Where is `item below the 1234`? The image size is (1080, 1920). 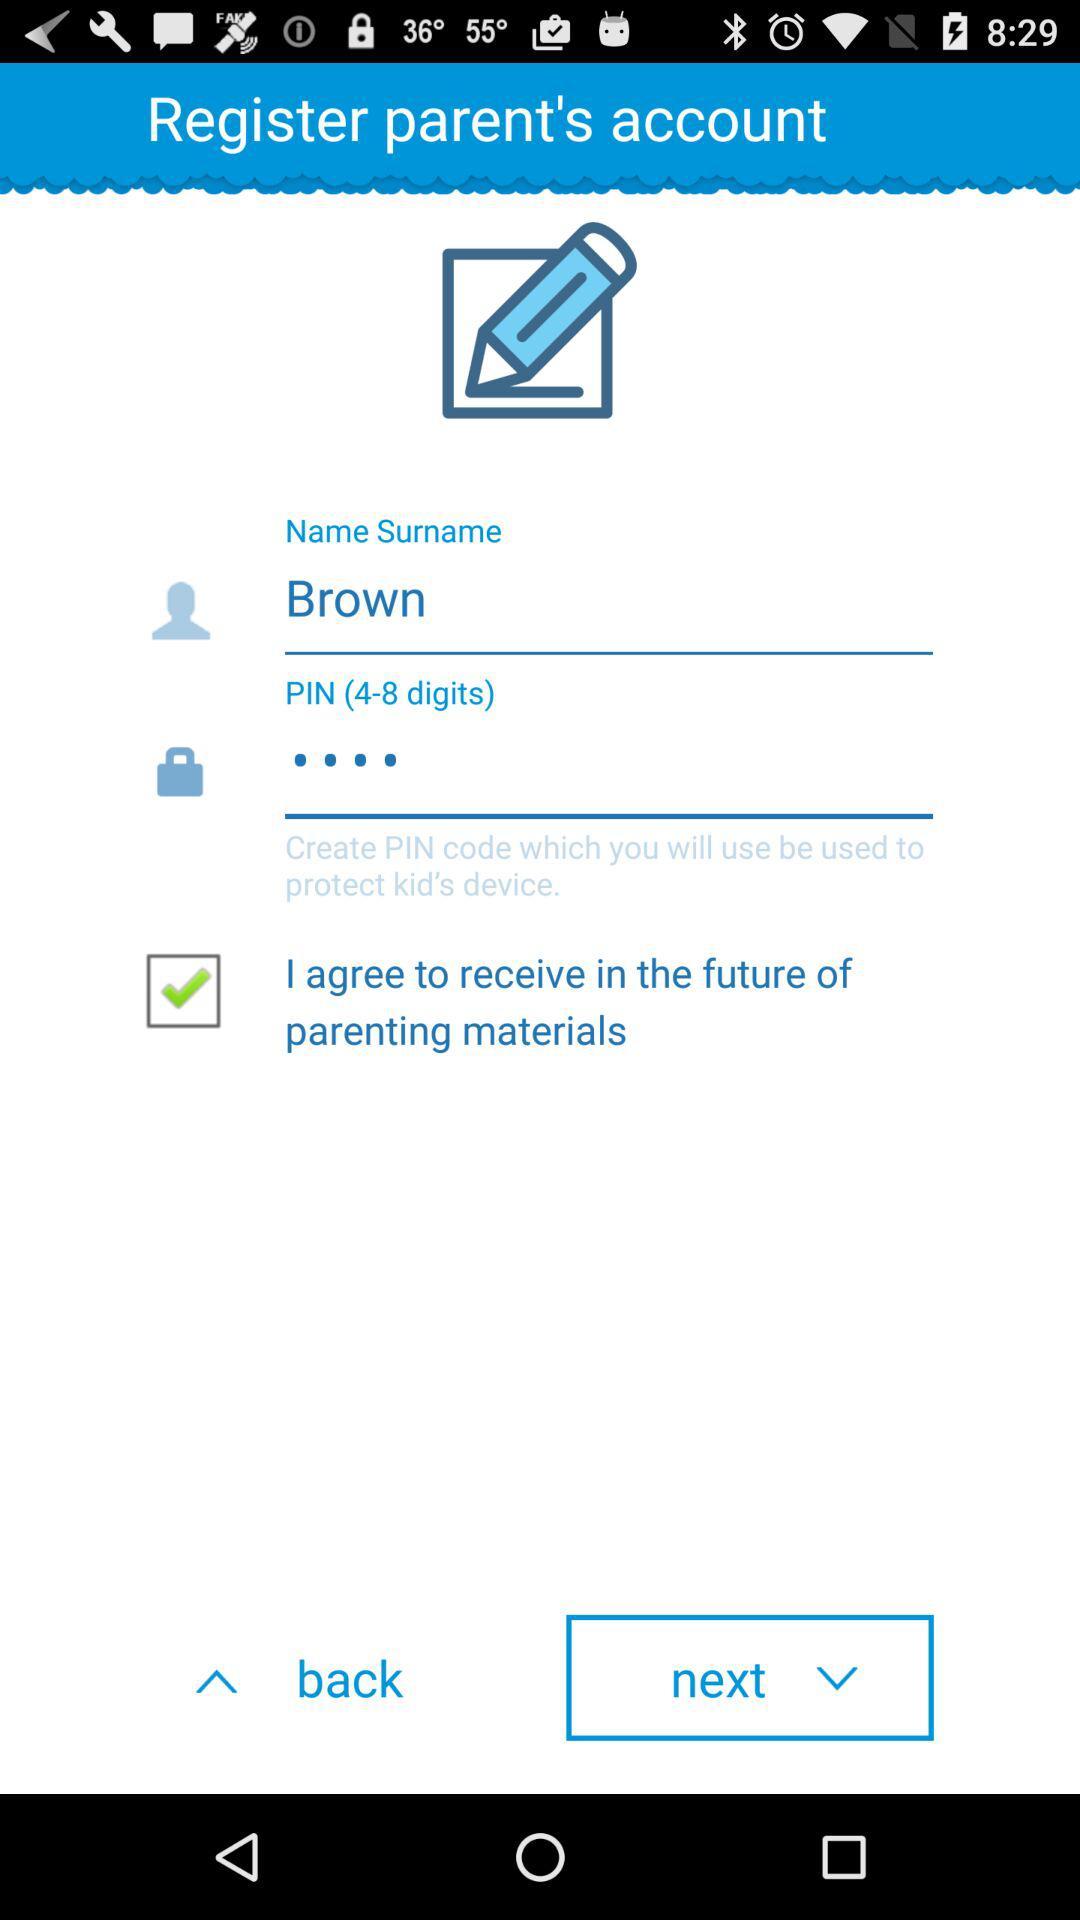 item below the 1234 is located at coordinates (191, 989).